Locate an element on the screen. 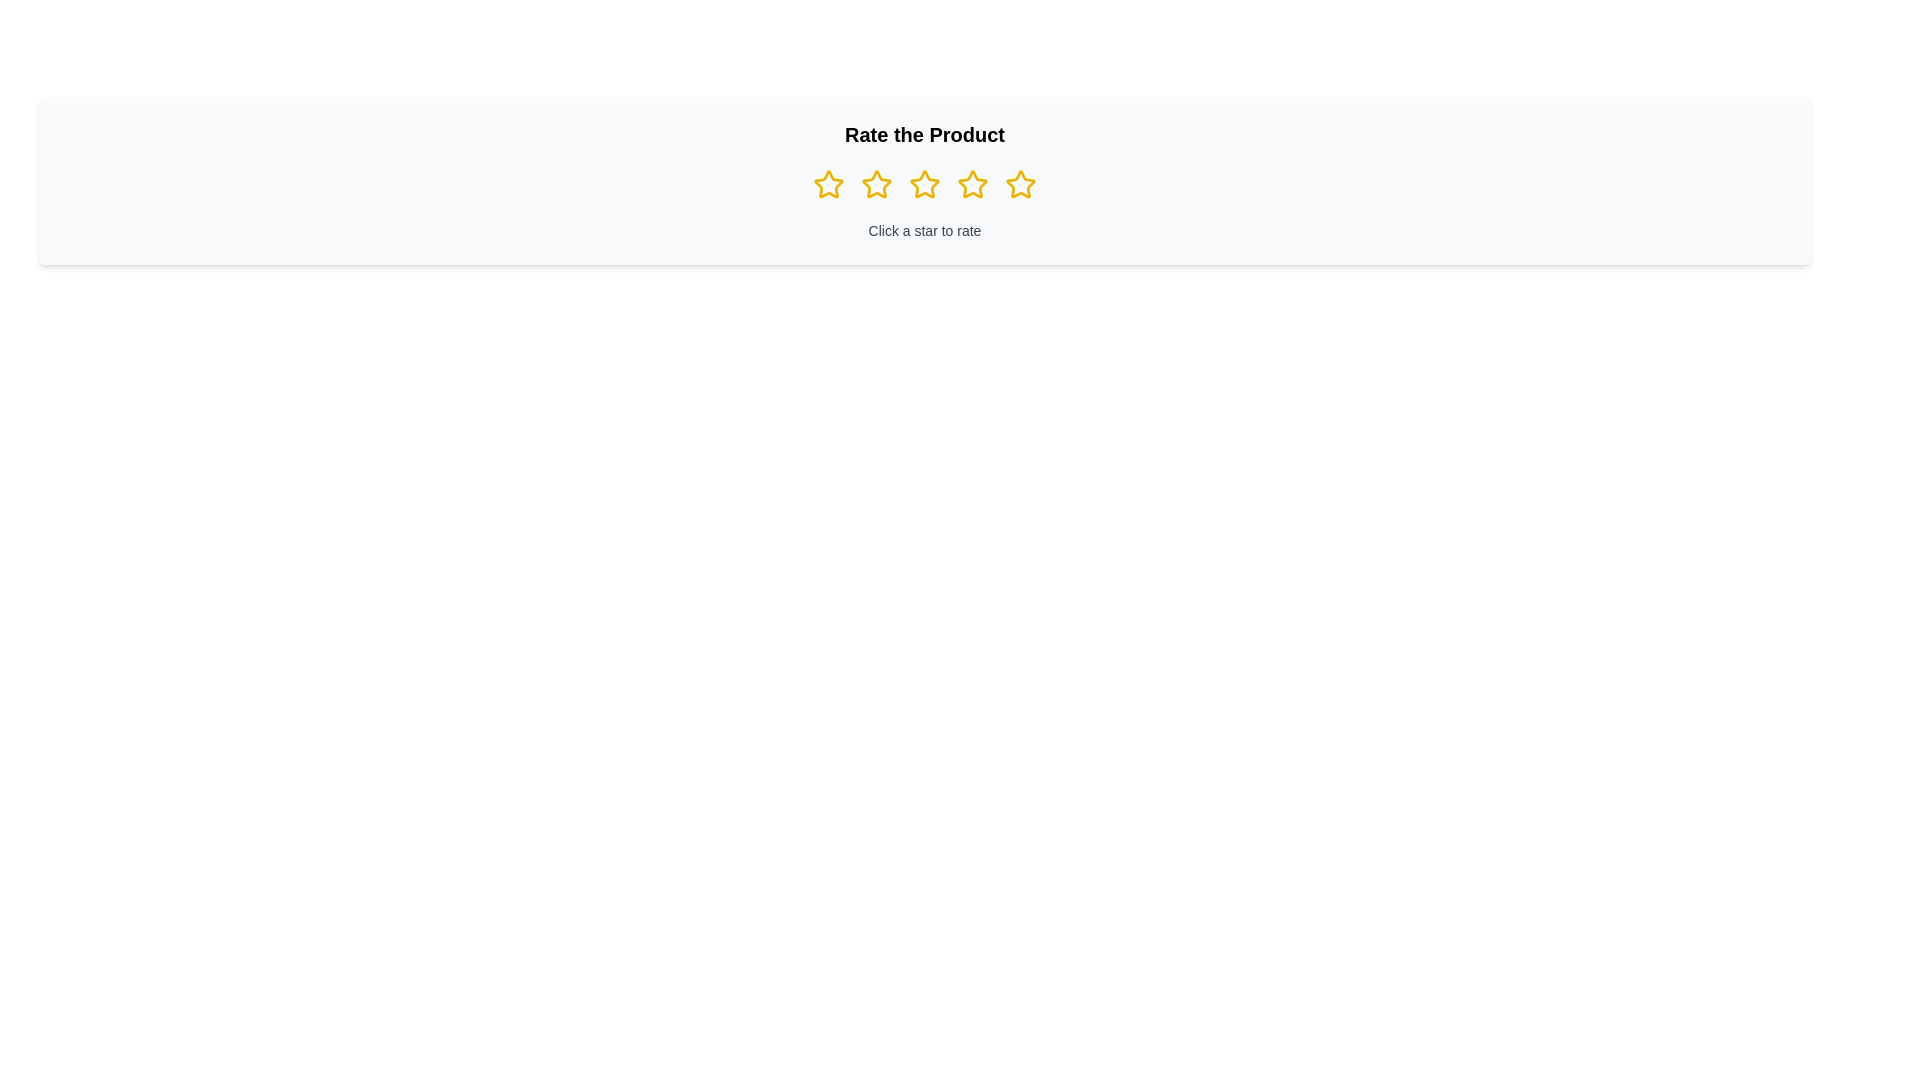 This screenshot has height=1080, width=1920. the one-star rating icon located just below the 'Rate the Product' text is located at coordinates (829, 185).